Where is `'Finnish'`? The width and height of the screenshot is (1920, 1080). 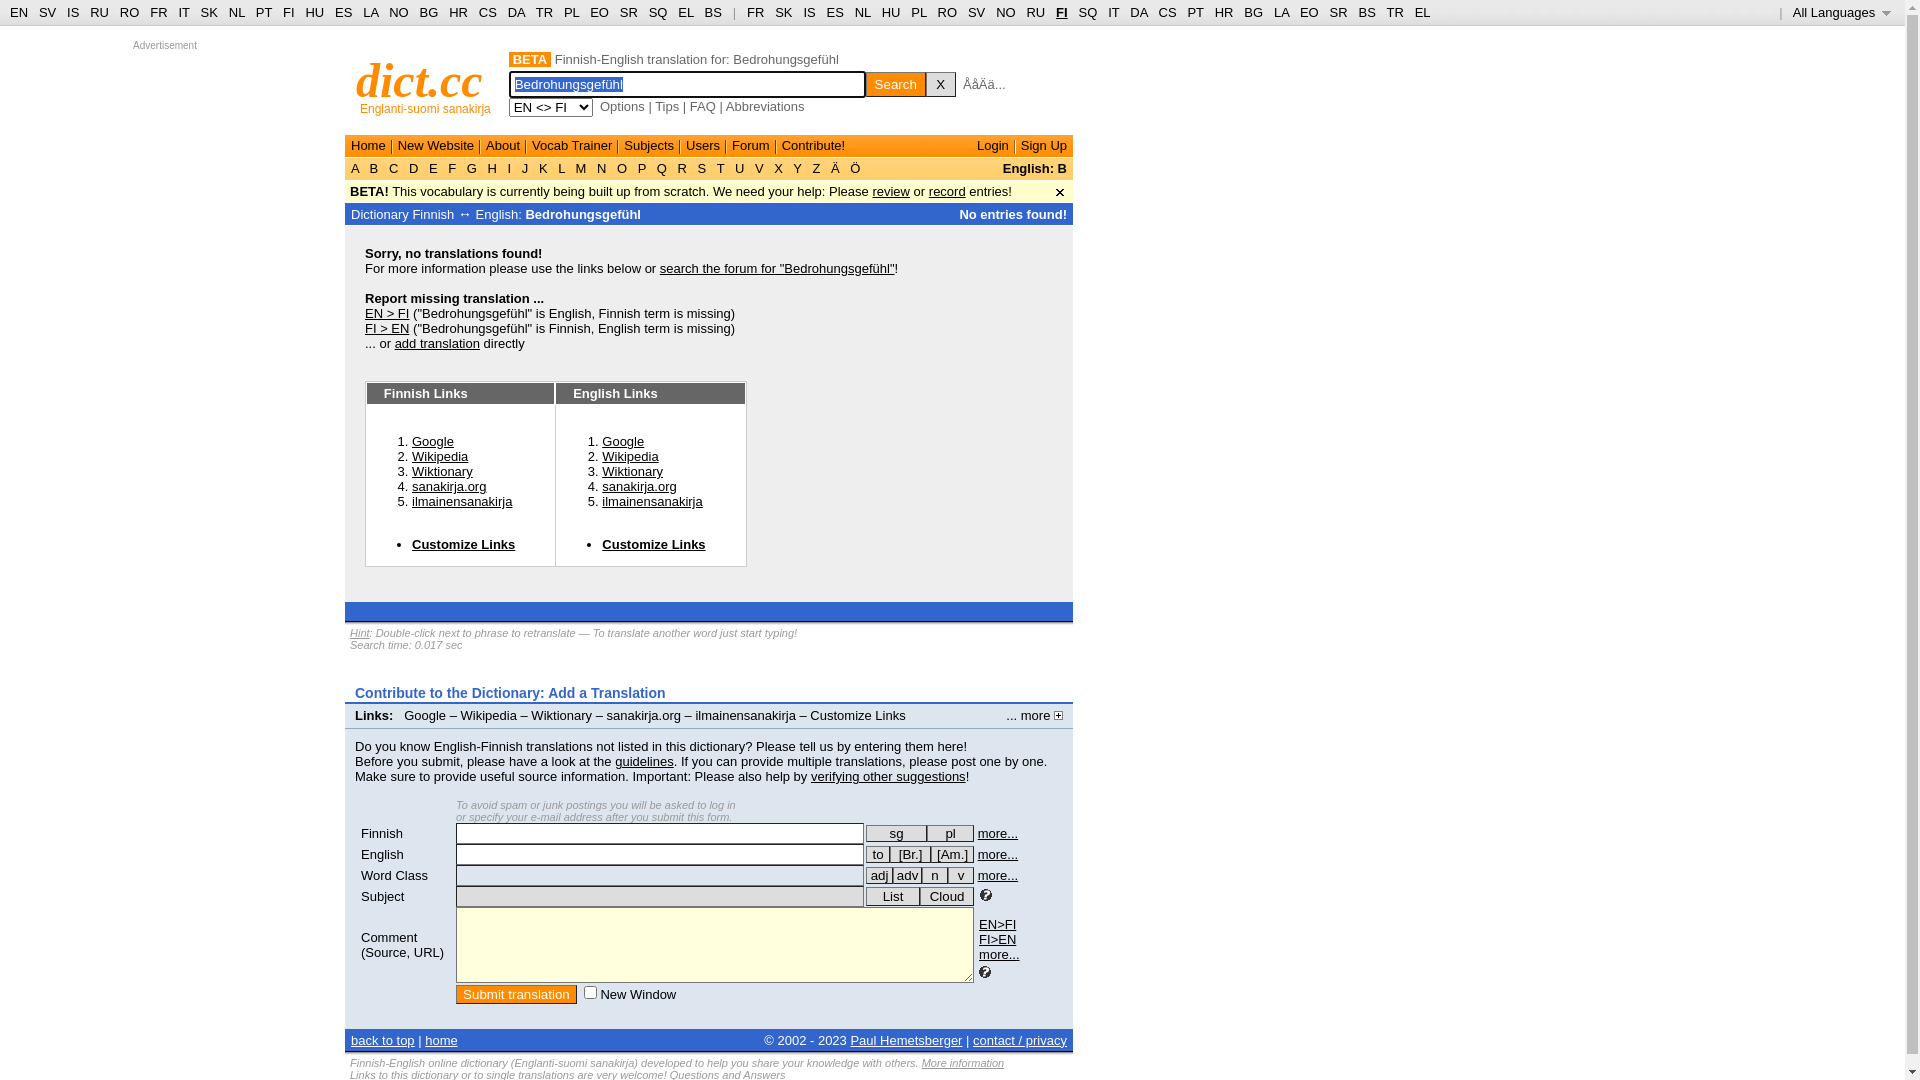 'Finnish' is located at coordinates (382, 833).